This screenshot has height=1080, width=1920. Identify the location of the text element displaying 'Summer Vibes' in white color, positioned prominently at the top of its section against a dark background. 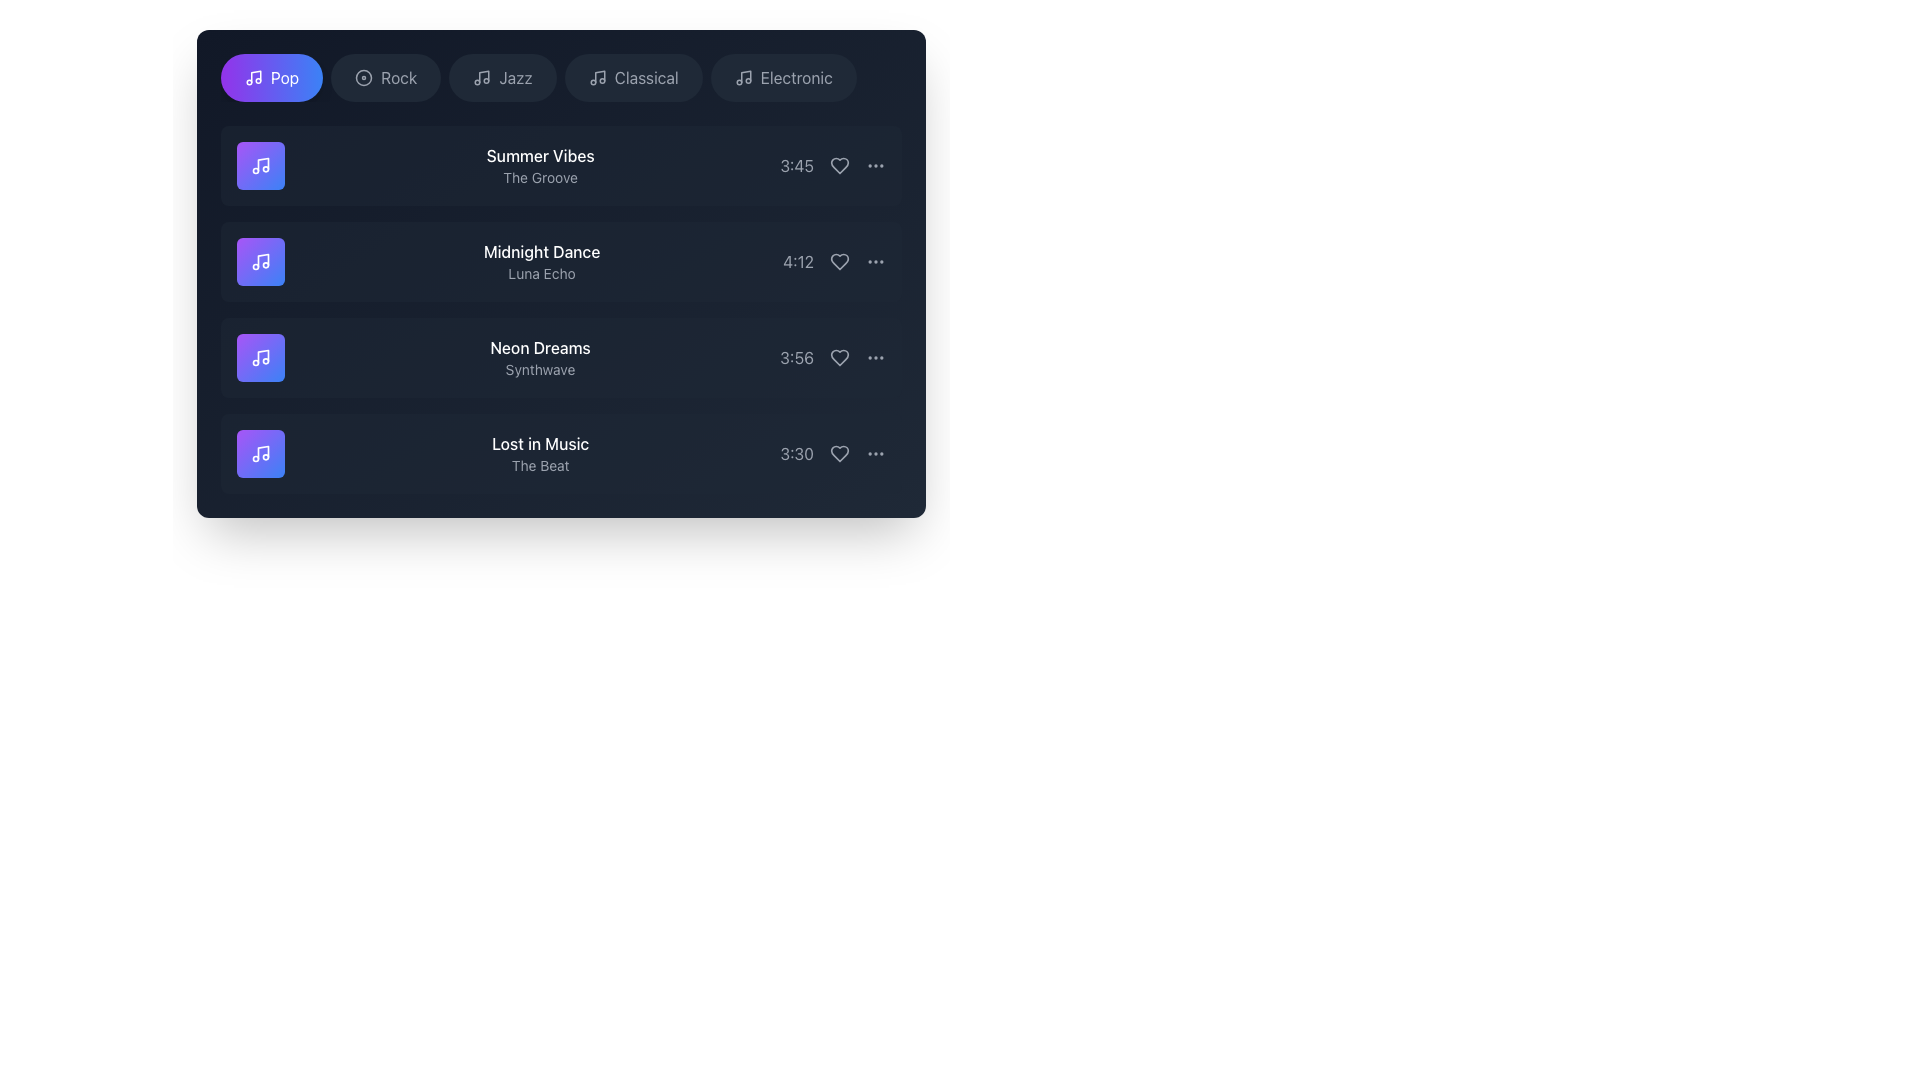
(540, 154).